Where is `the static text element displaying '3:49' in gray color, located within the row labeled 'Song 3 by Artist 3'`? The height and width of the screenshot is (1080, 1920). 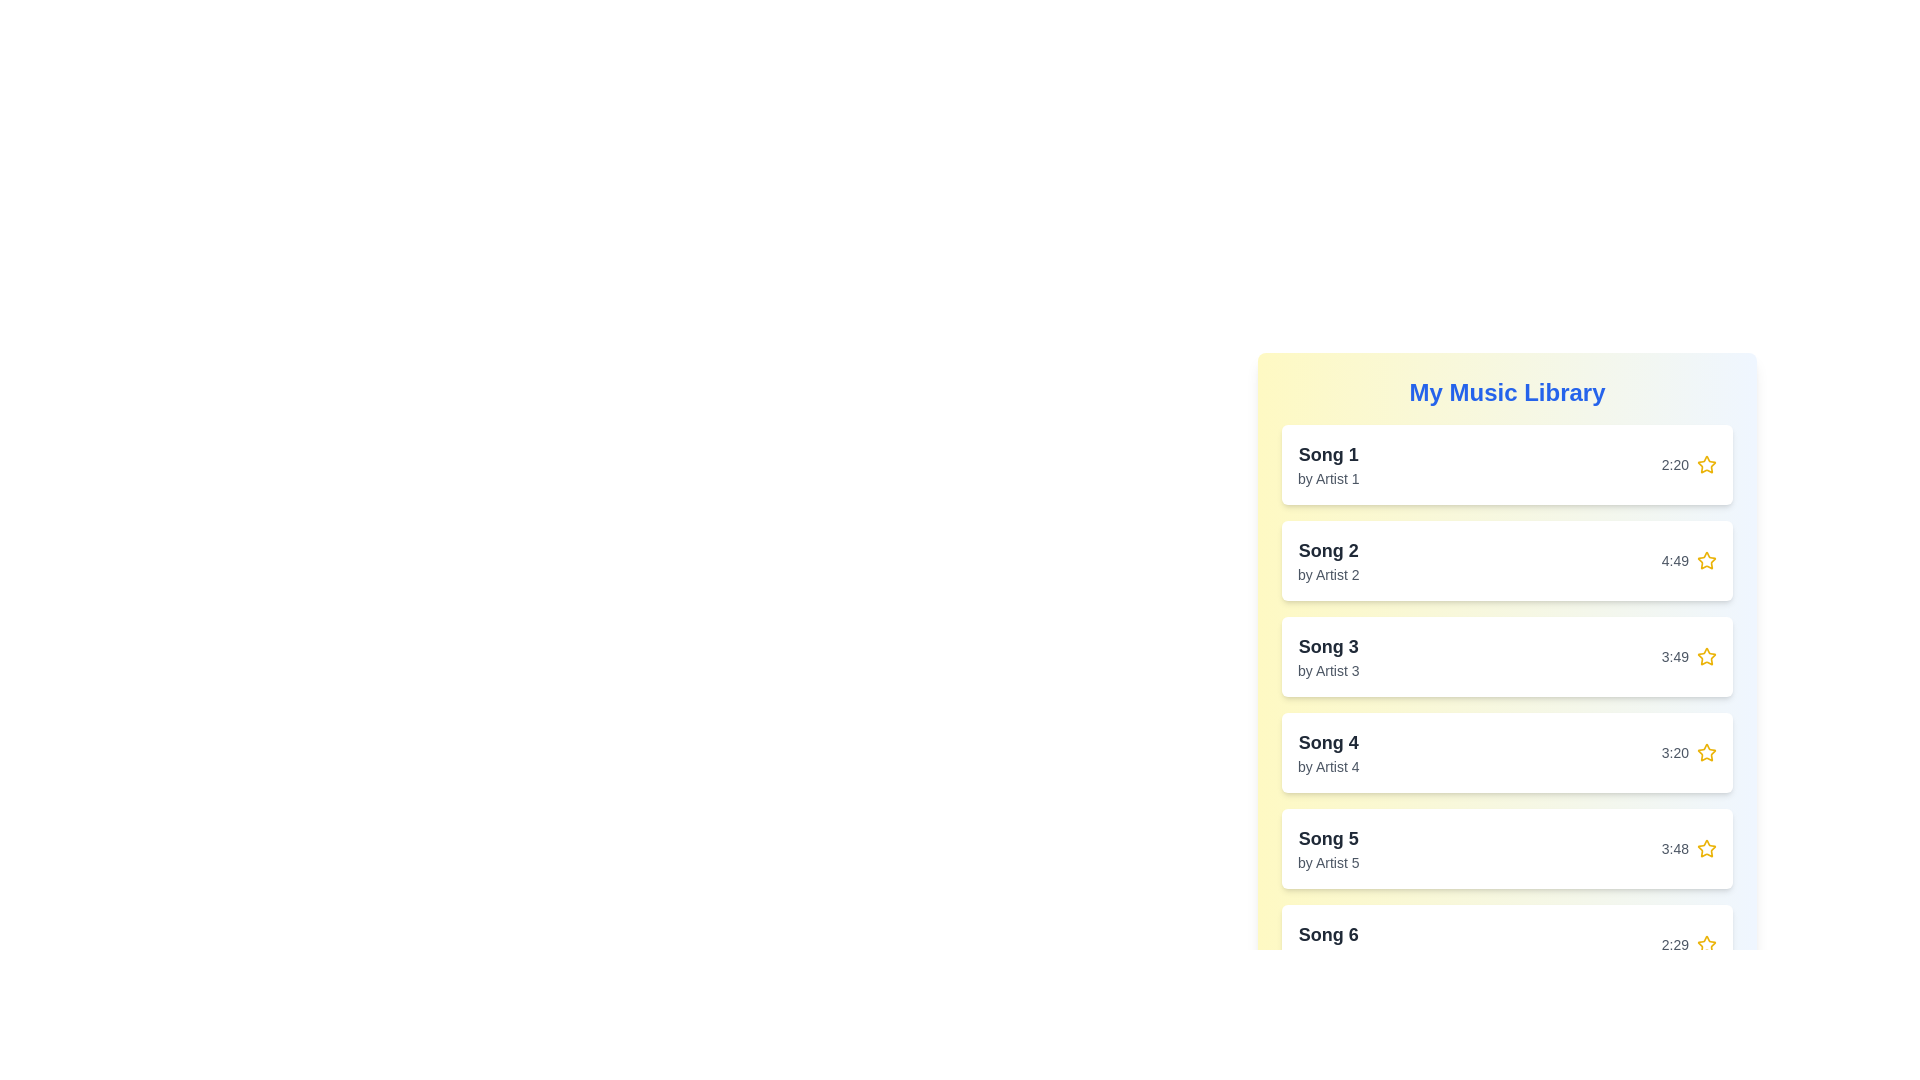 the static text element displaying '3:49' in gray color, located within the row labeled 'Song 3 by Artist 3' is located at coordinates (1675, 656).